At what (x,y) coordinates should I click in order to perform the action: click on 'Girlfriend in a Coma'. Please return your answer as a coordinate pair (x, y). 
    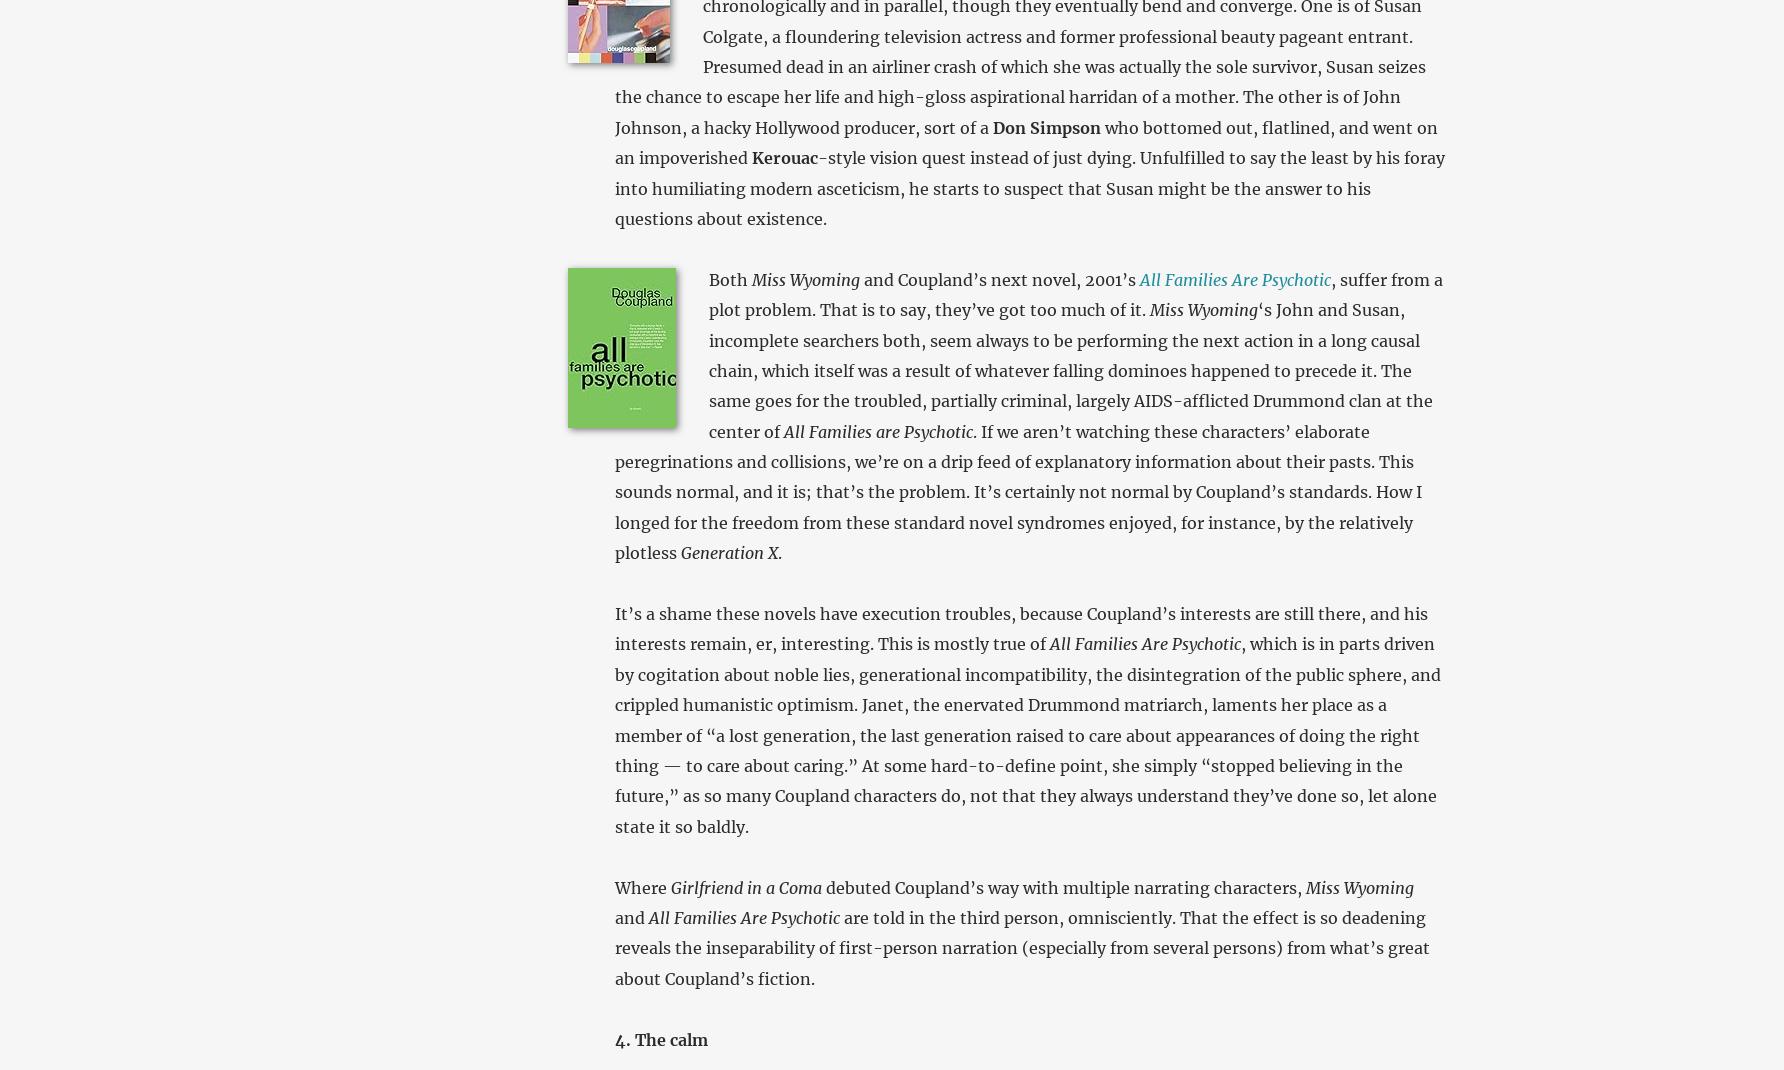
    Looking at the image, I should click on (745, 887).